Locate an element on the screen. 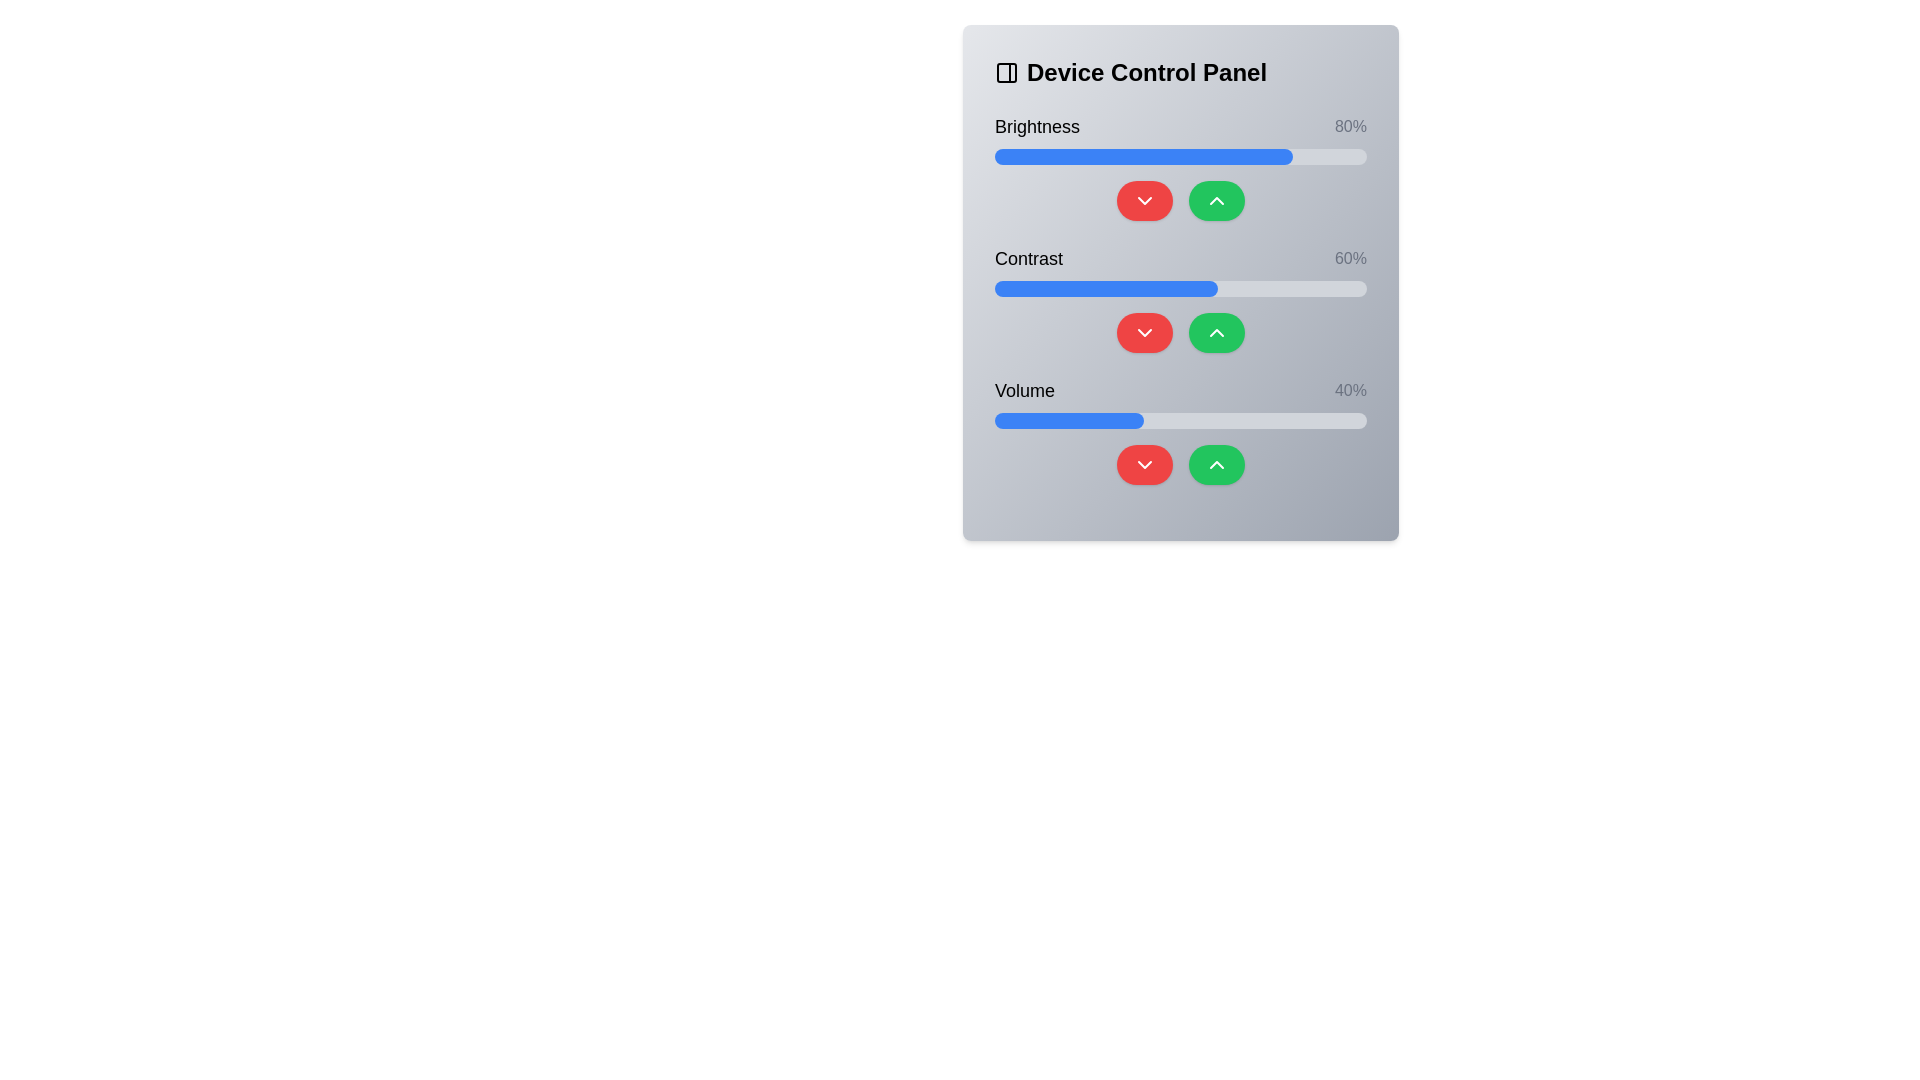  the contrast level is located at coordinates (1125, 289).